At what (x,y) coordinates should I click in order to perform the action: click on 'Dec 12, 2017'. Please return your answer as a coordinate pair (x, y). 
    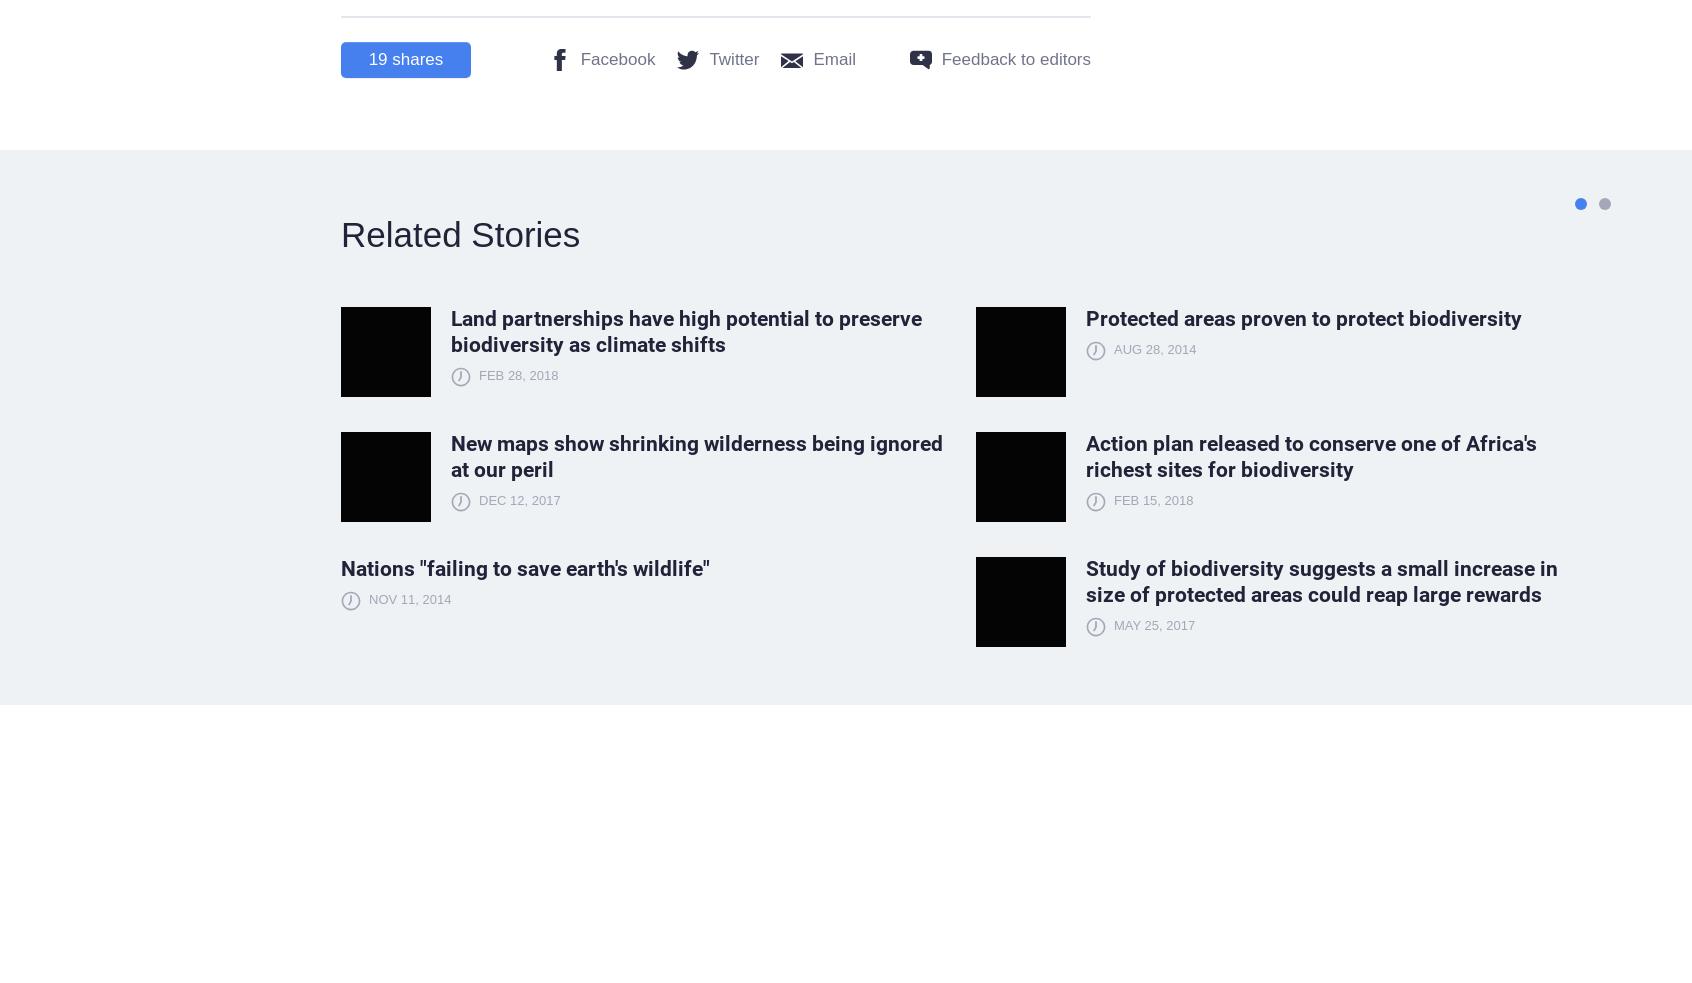
    Looking at the image, I should click on (478, 500).